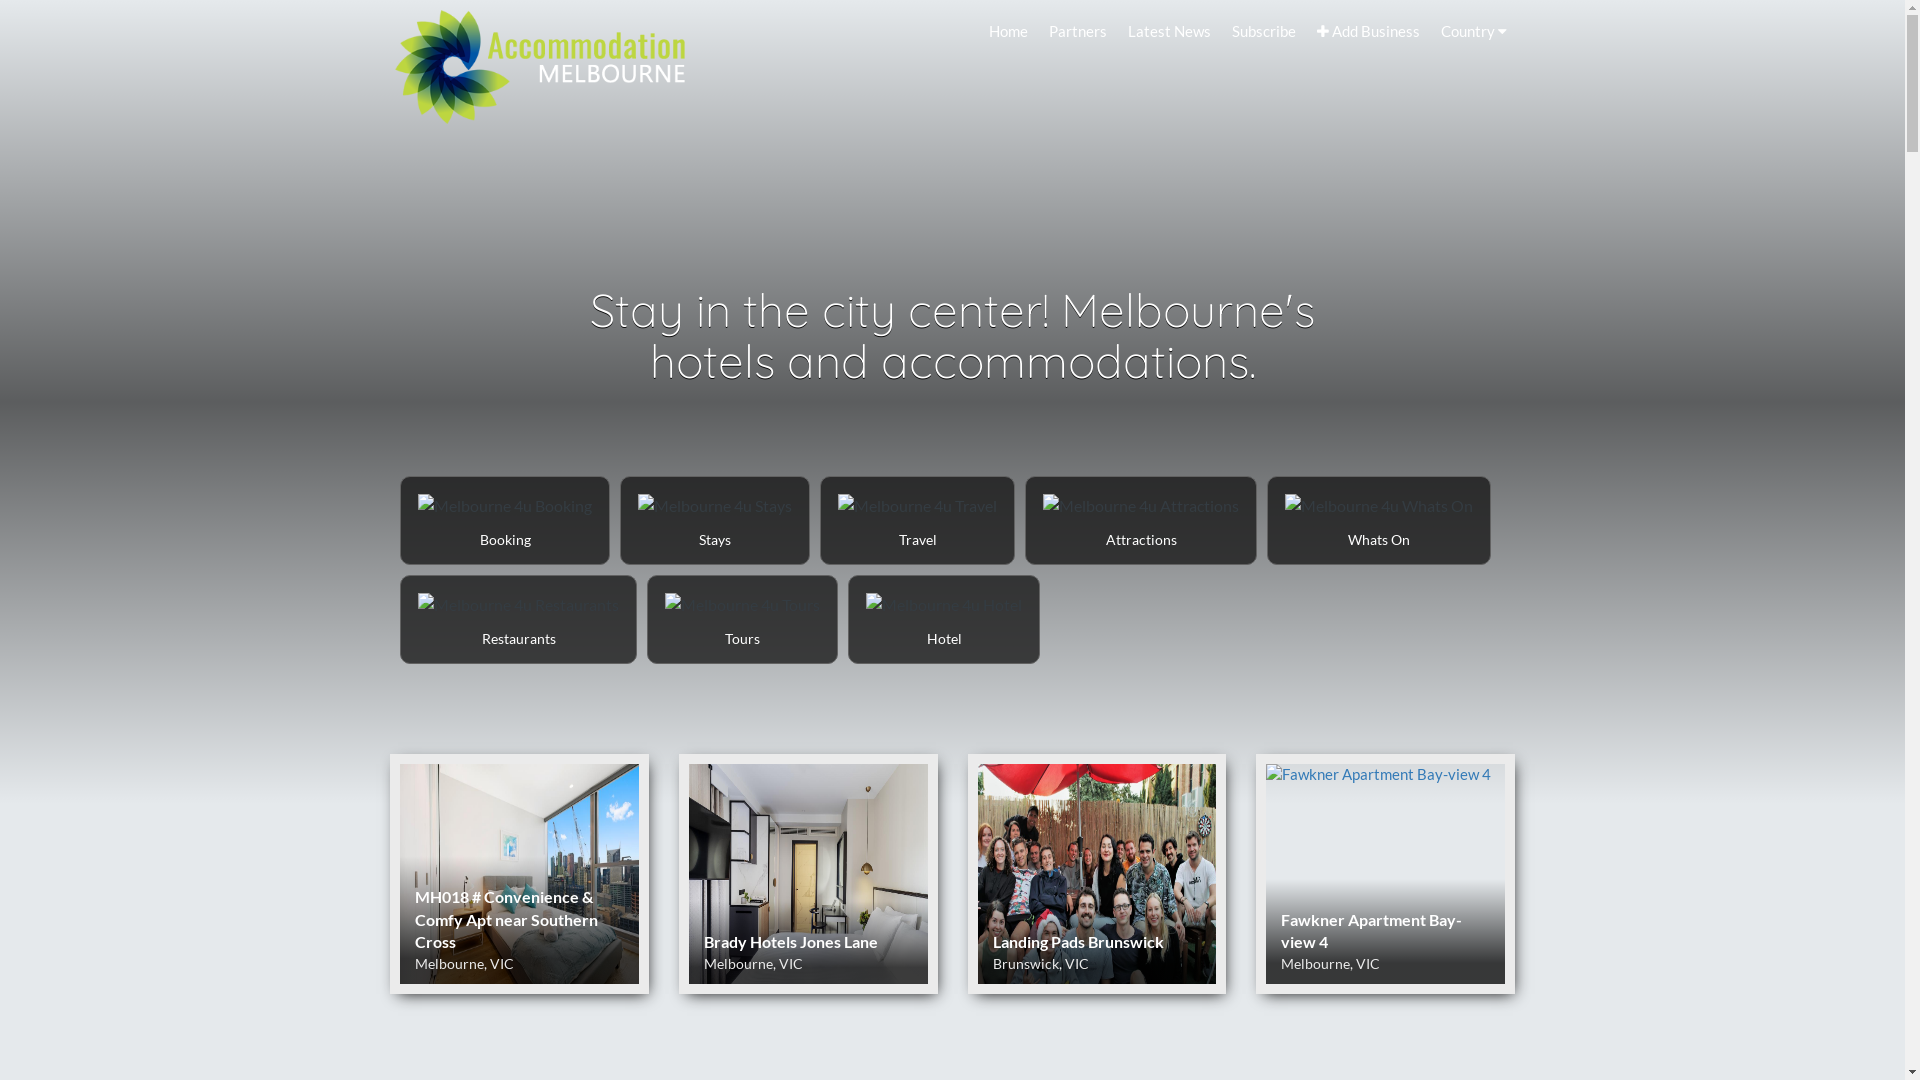 The height and width of the screenshot is (1080, 1920). What do you see at coordinates (648, 618) in the screenshot?
I see `'Tours Melbourne 4u'` at bounding box center [648, 618].